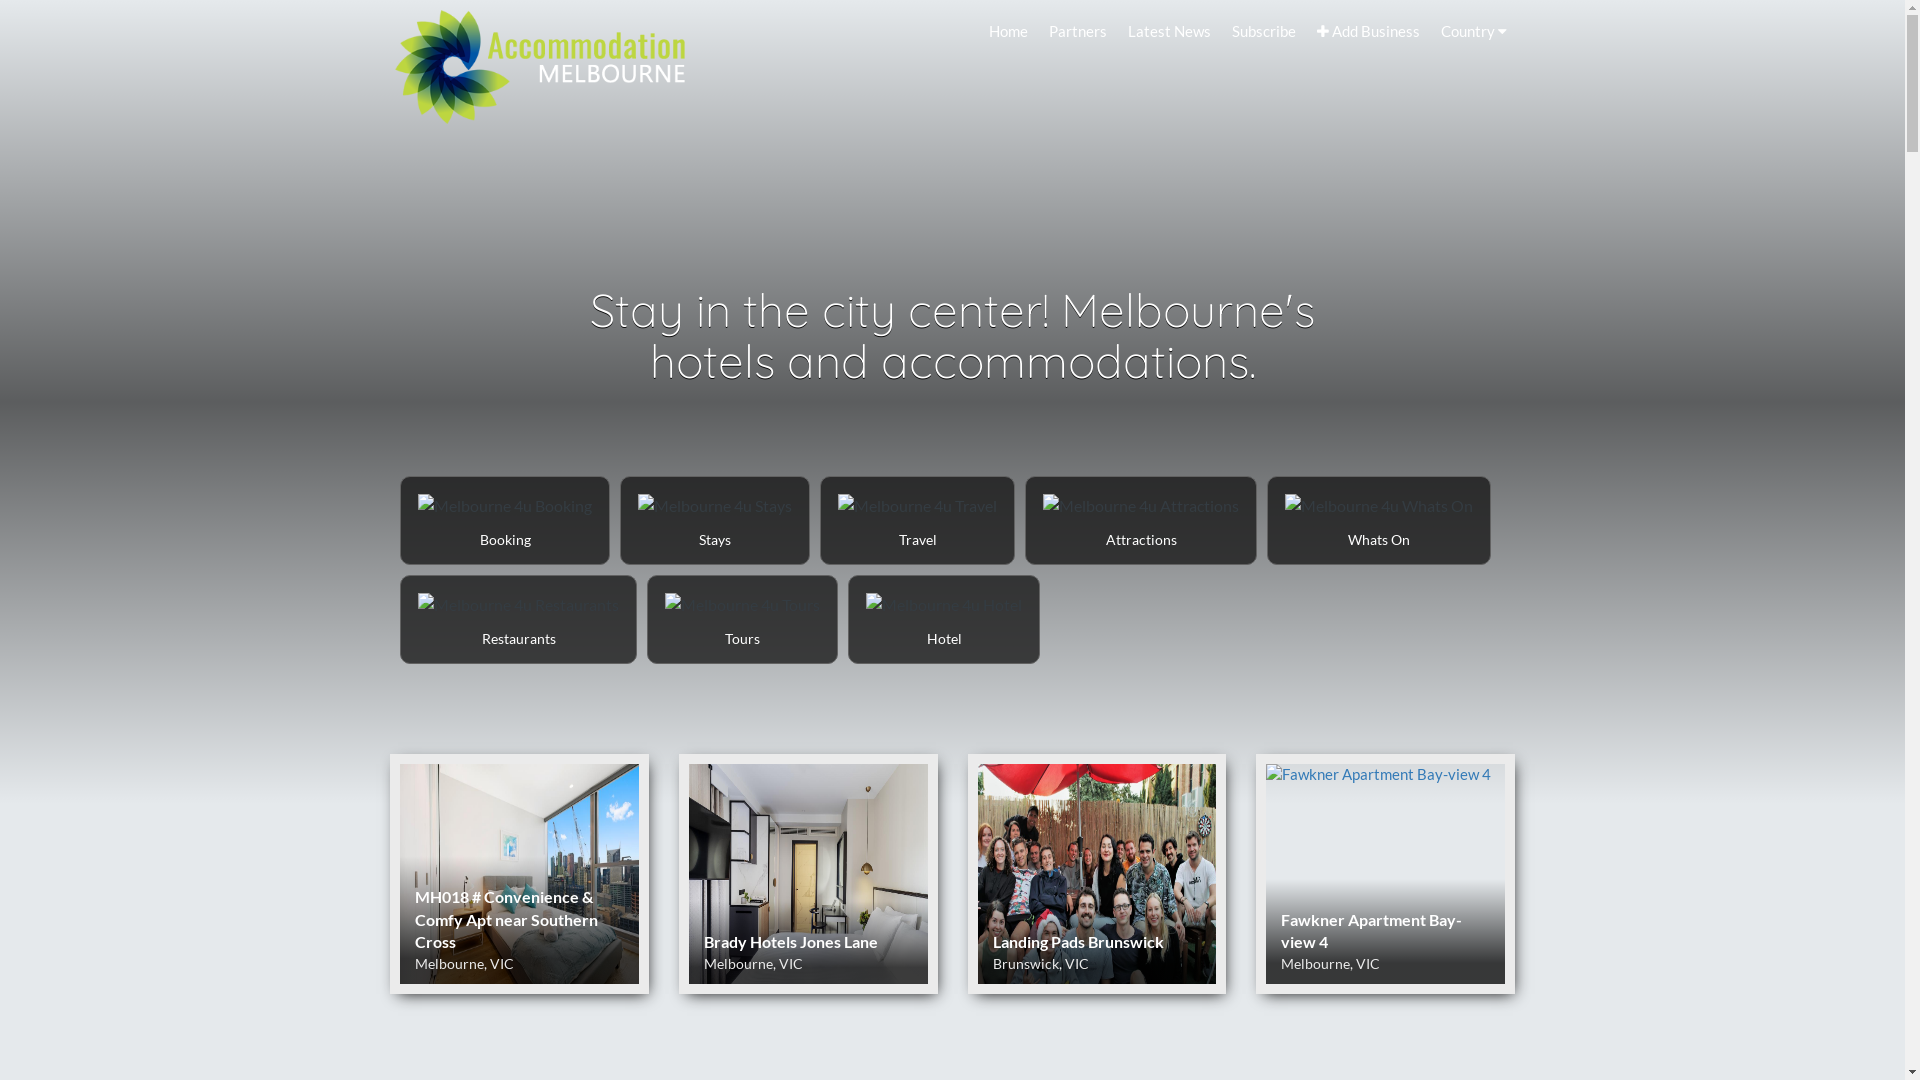 The height and width of the screenshot is (1080, 1920). What do you see at coordinates (648, 618) in the screenshot?
I see `'Tours Melbourne 4u'` at bounding box center [648, 618].